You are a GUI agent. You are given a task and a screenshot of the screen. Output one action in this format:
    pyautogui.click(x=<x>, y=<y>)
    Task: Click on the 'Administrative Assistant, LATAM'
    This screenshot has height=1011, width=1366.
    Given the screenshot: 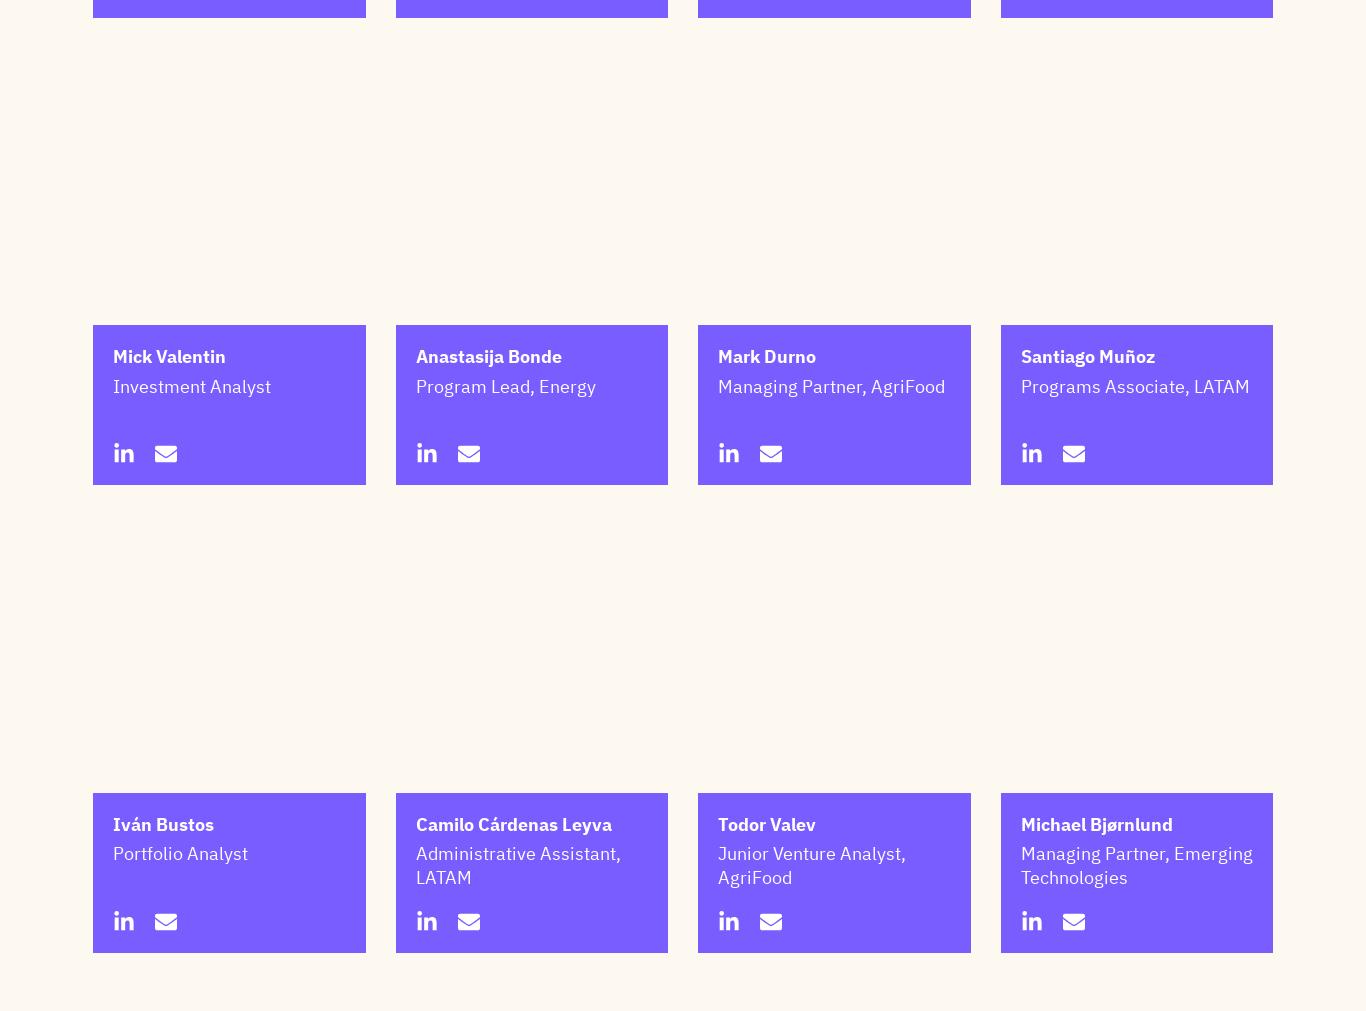 What is the action you would take?
    pyautogui.click(x=517, y=964)
    